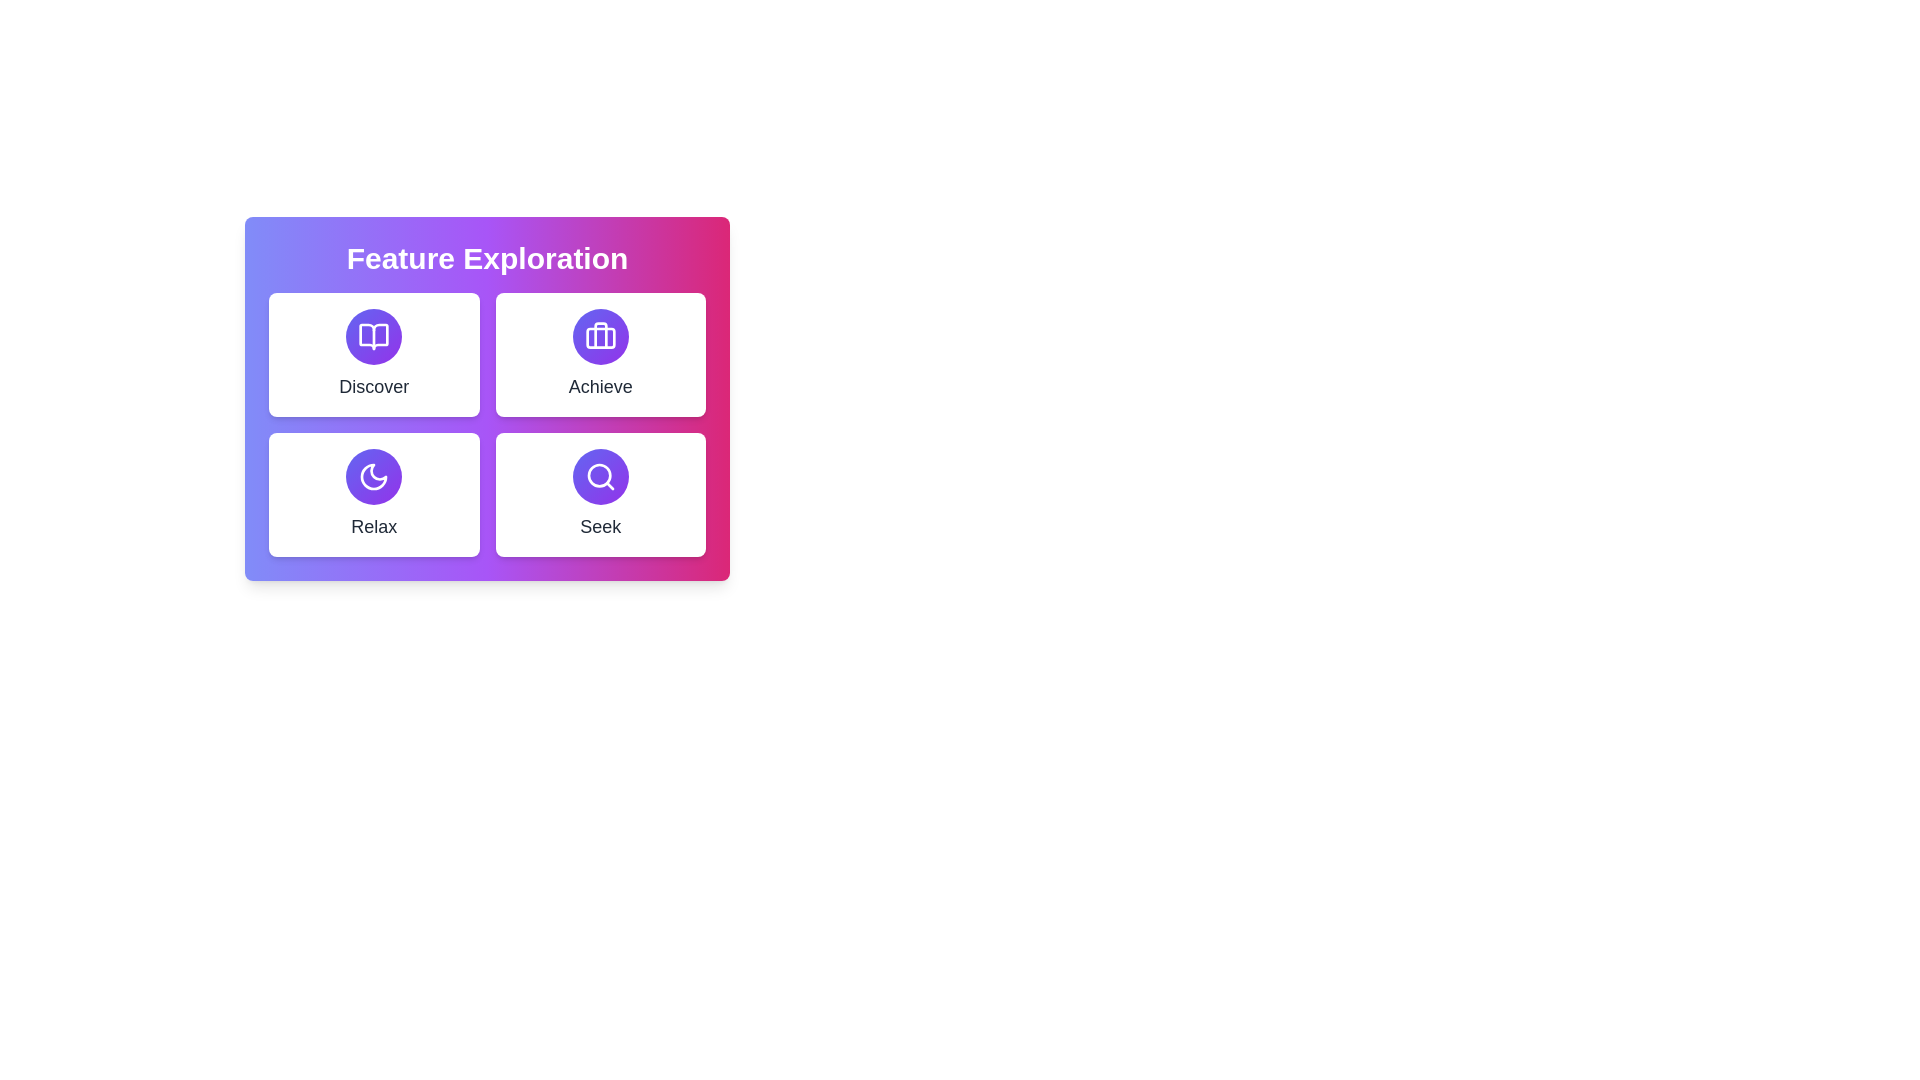  Describe the element at coordinates (374, 494) in the screenshot. I see `the 'Relax' button located in the bottom-left corner of the grid` at that location.